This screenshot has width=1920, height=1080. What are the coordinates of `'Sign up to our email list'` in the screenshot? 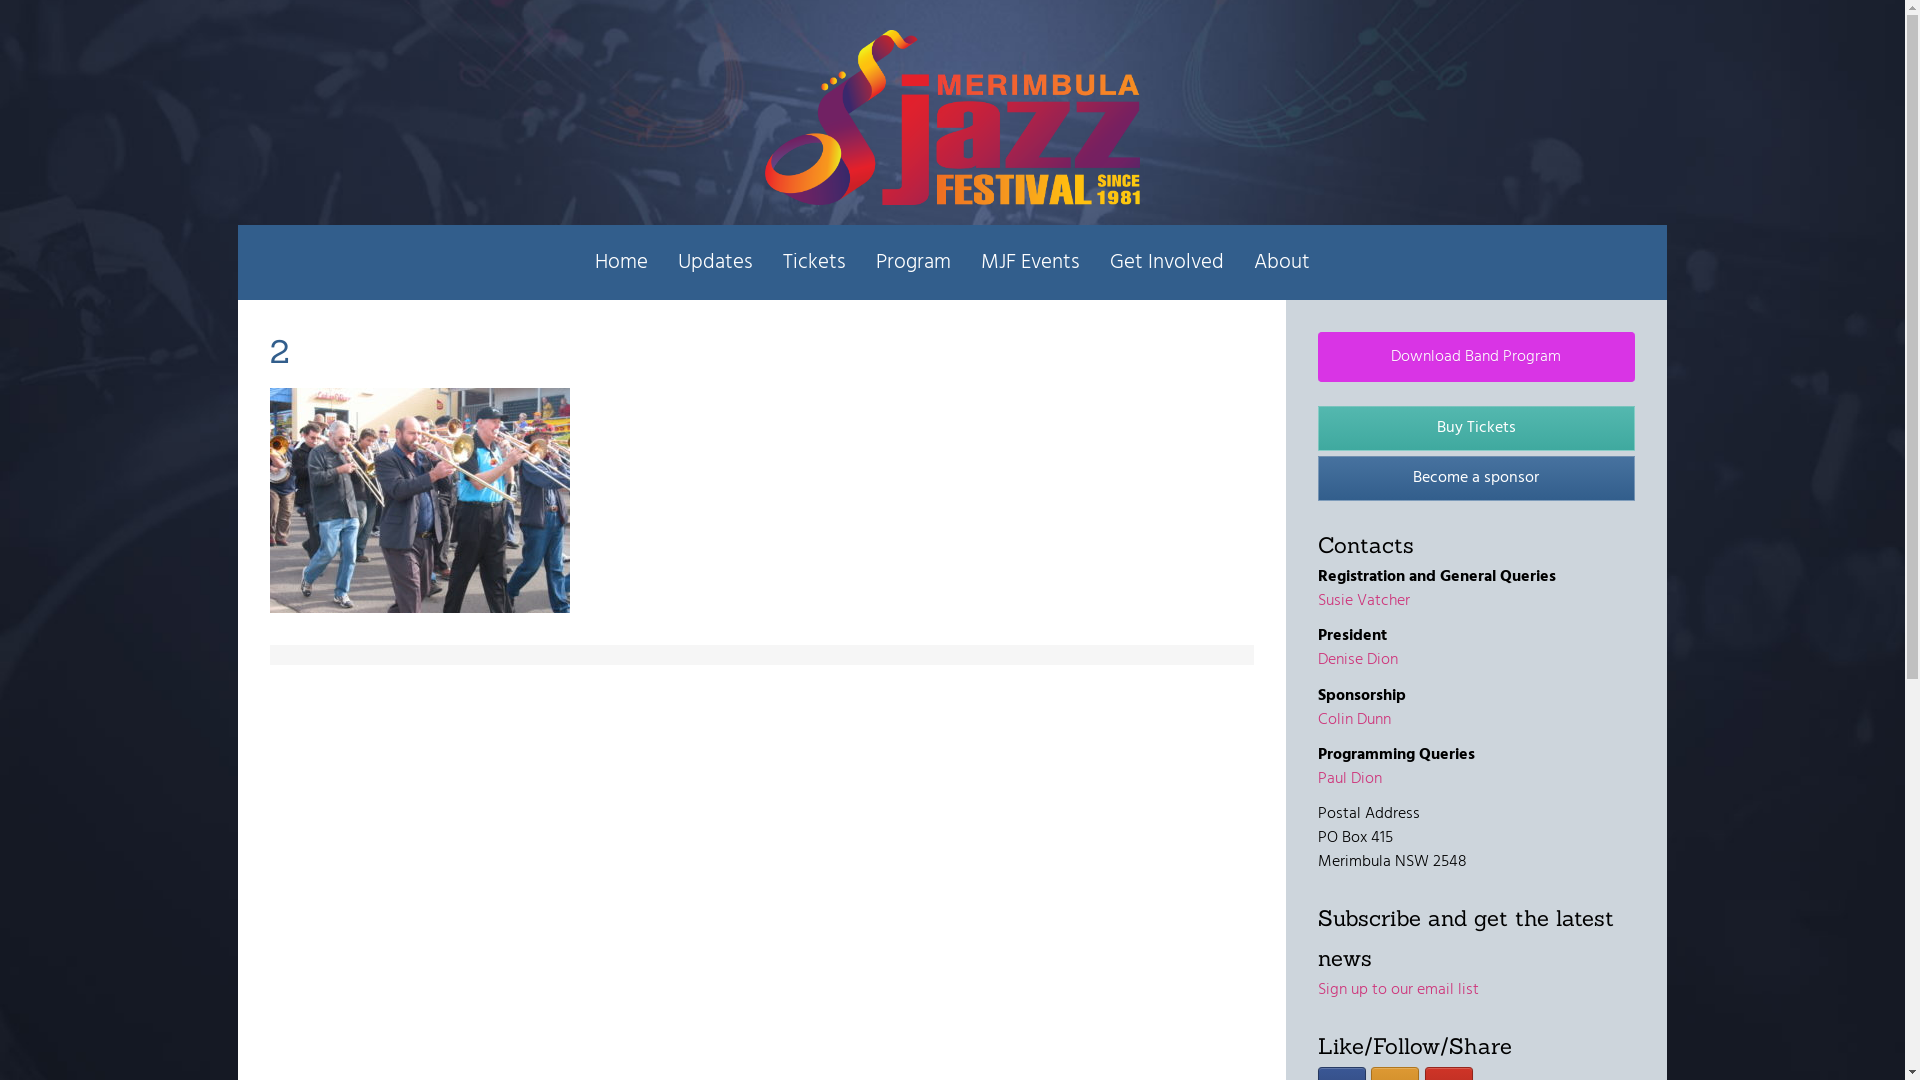 It's located at (1318, 990).